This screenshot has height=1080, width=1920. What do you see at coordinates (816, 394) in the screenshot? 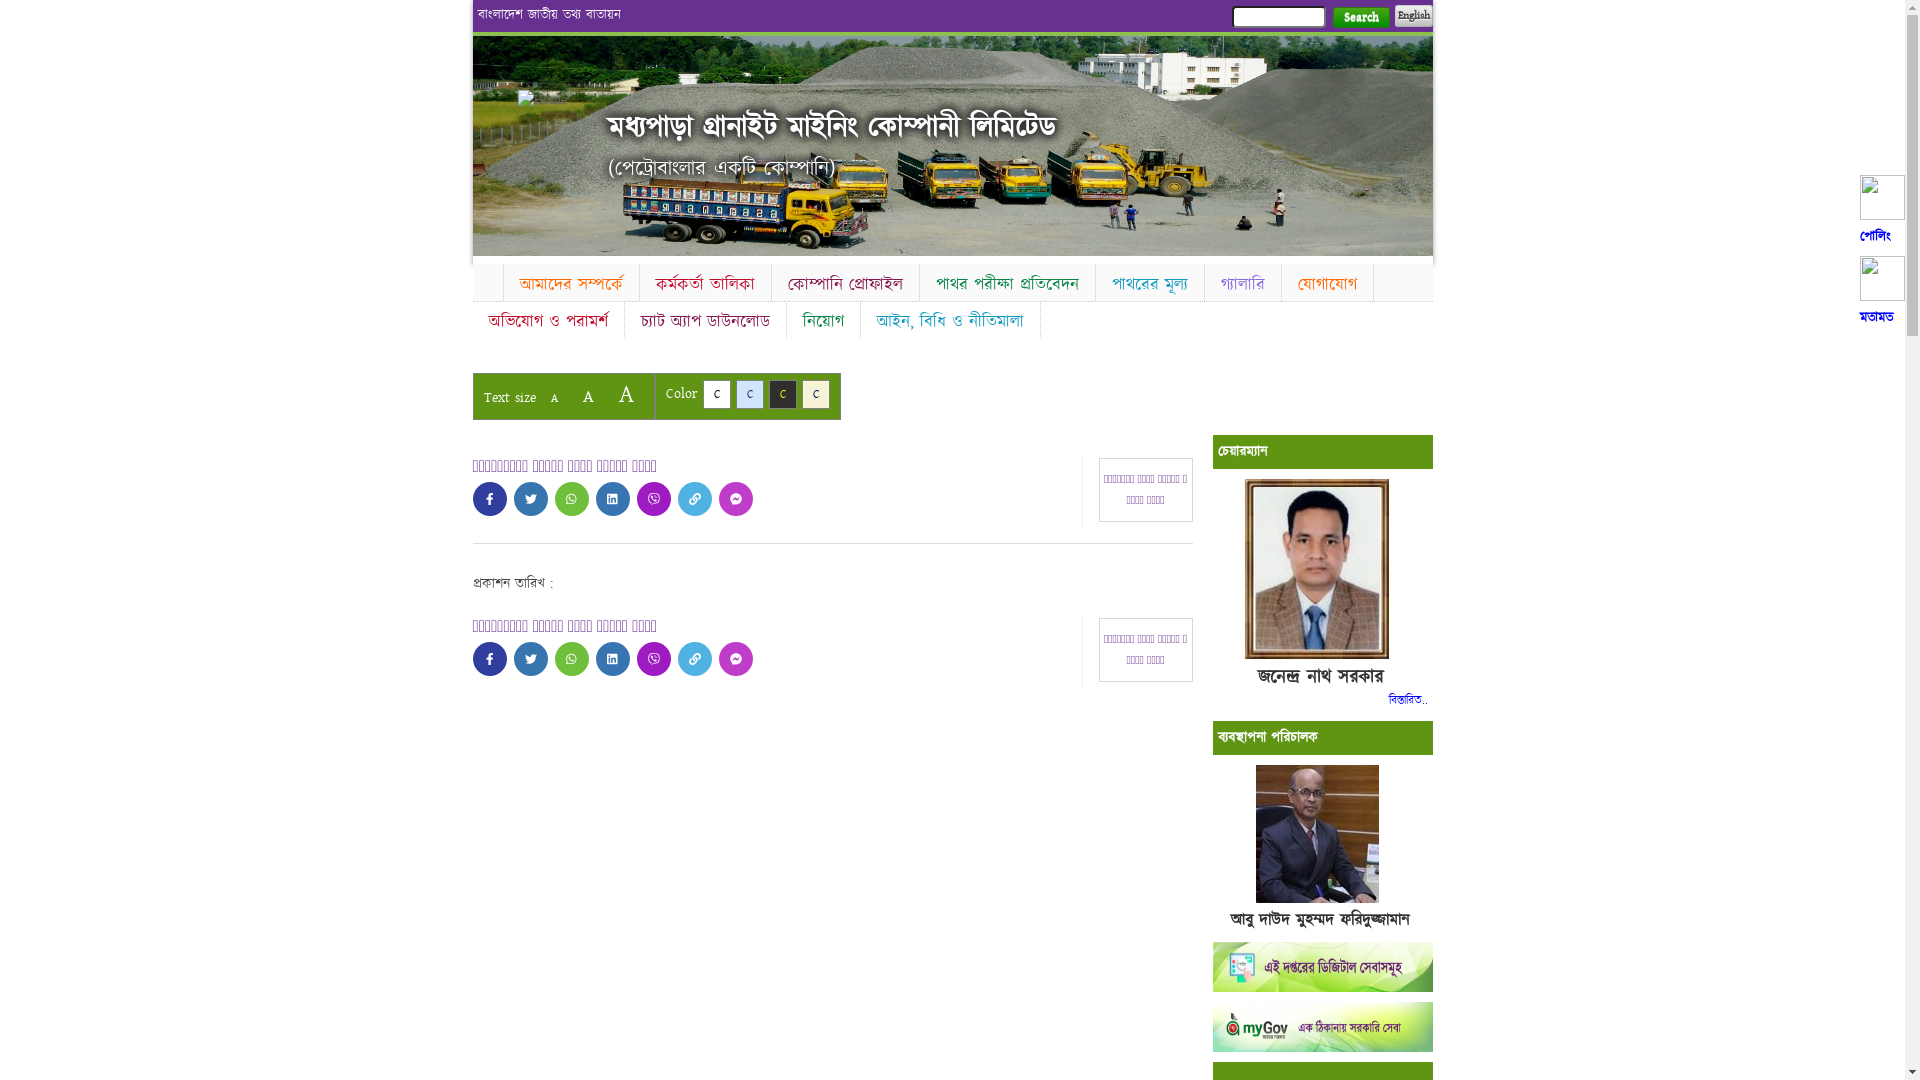
I see `'C'` at bounding box center [816, 394].